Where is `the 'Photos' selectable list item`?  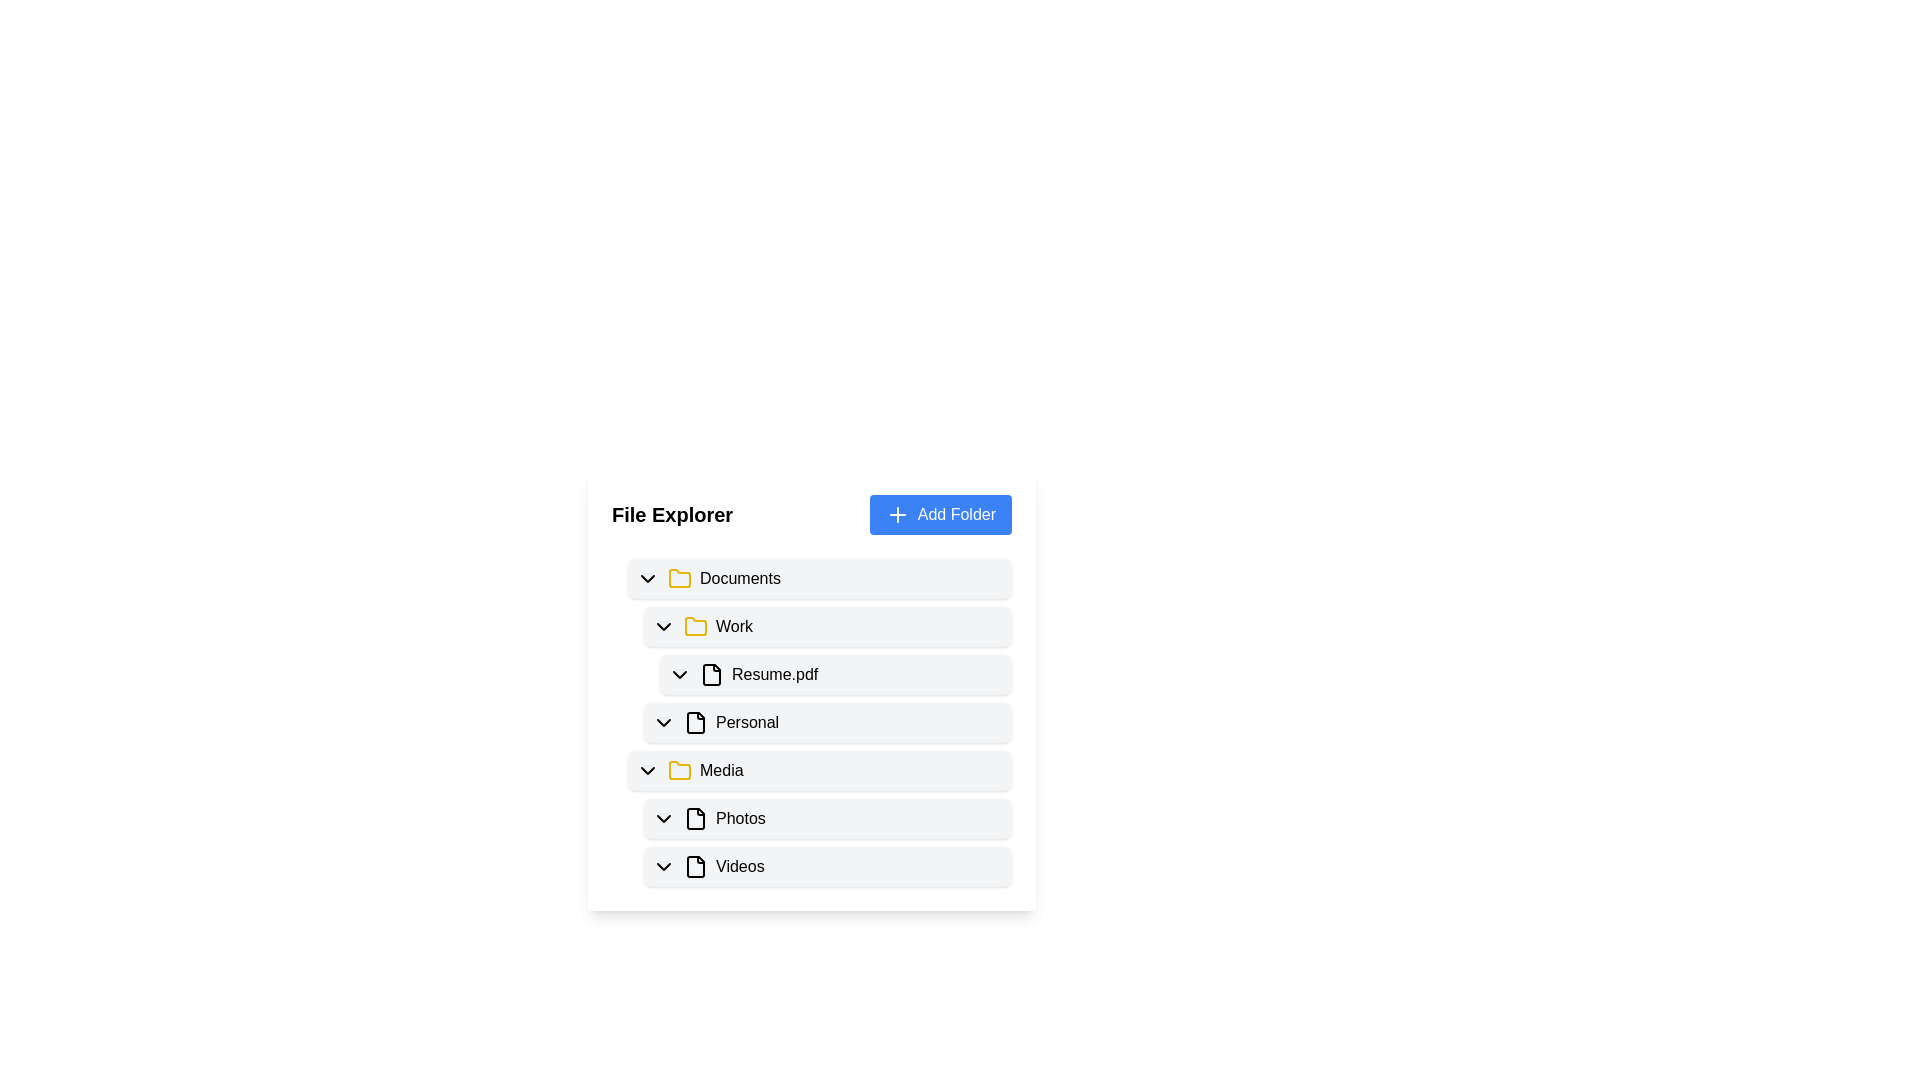
the 'Photos' selectable list item is located at coordinates (828, 818).